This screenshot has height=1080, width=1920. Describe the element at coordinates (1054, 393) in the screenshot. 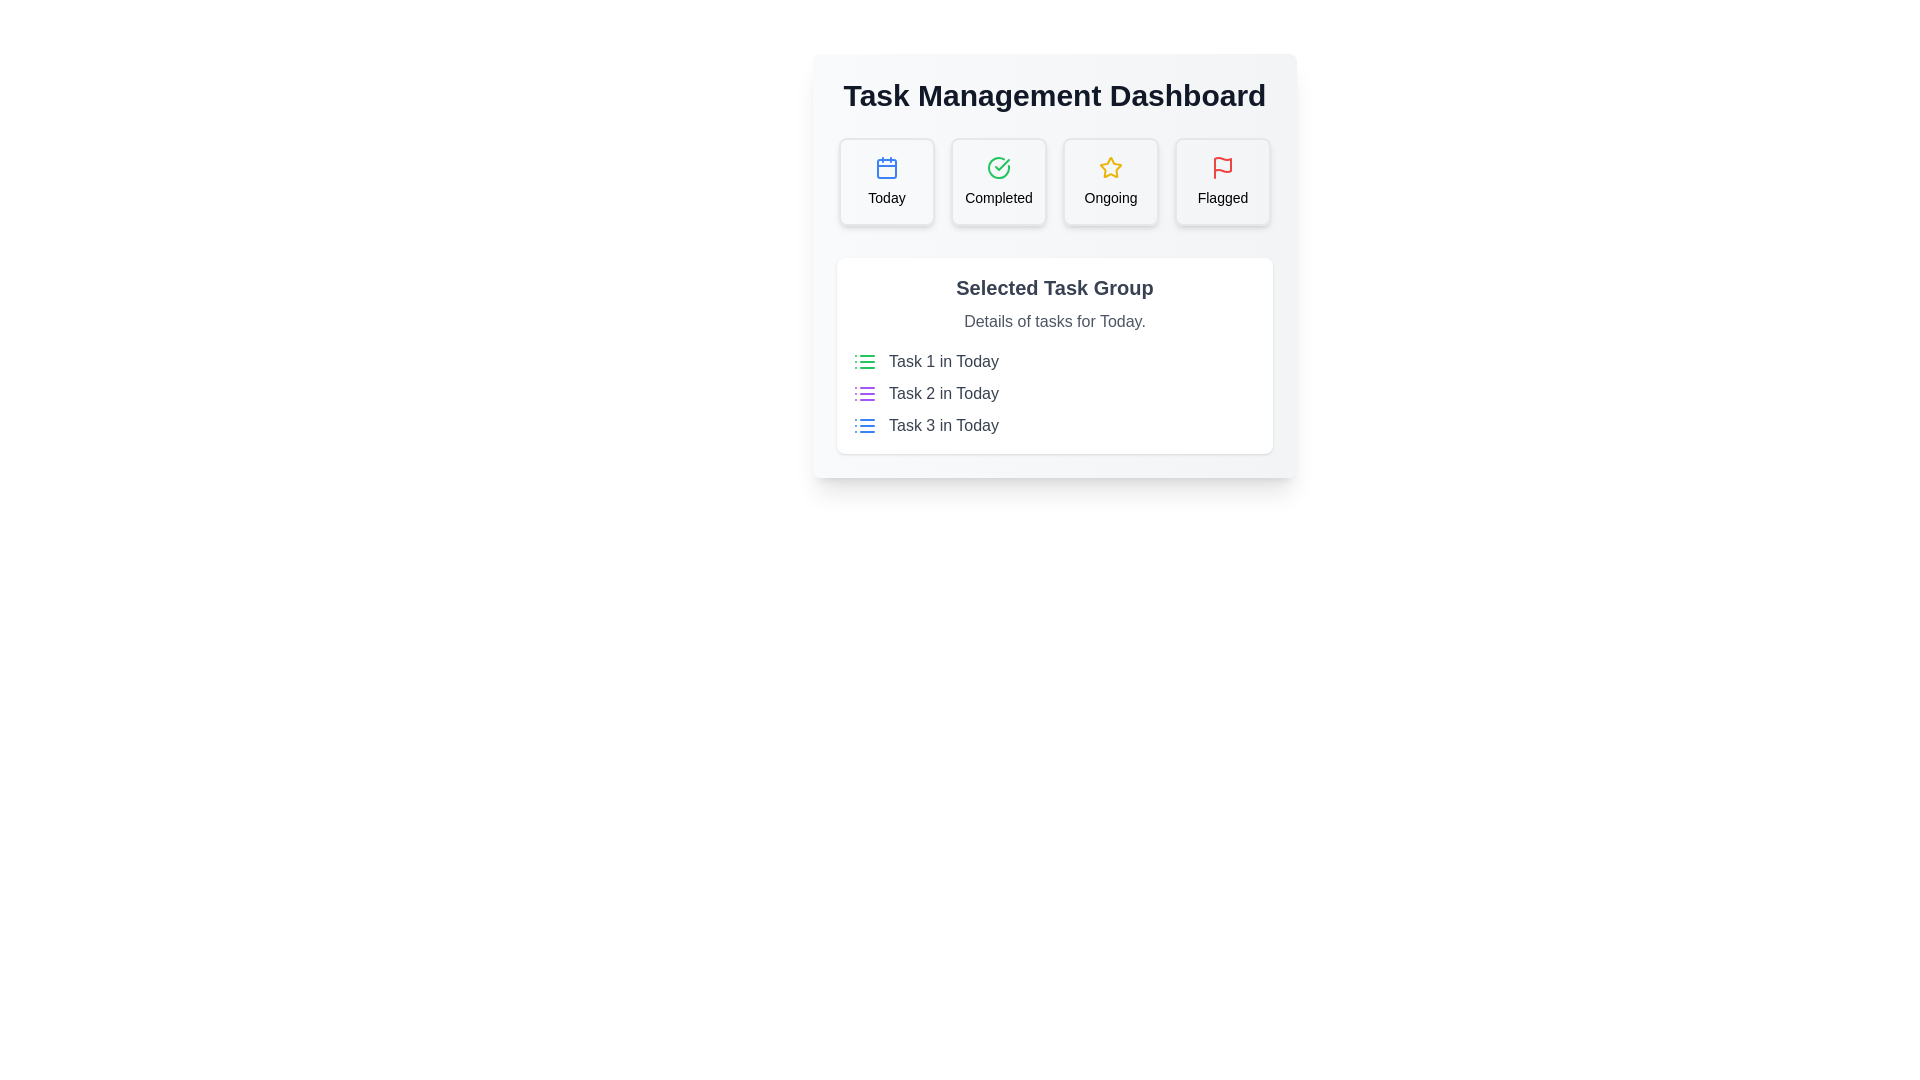

I see `the second list item displaying the name and status of the task 'Task 2' under the 'Details of tasks for Today.' group in the 'Selected Task Group' section` at that location.